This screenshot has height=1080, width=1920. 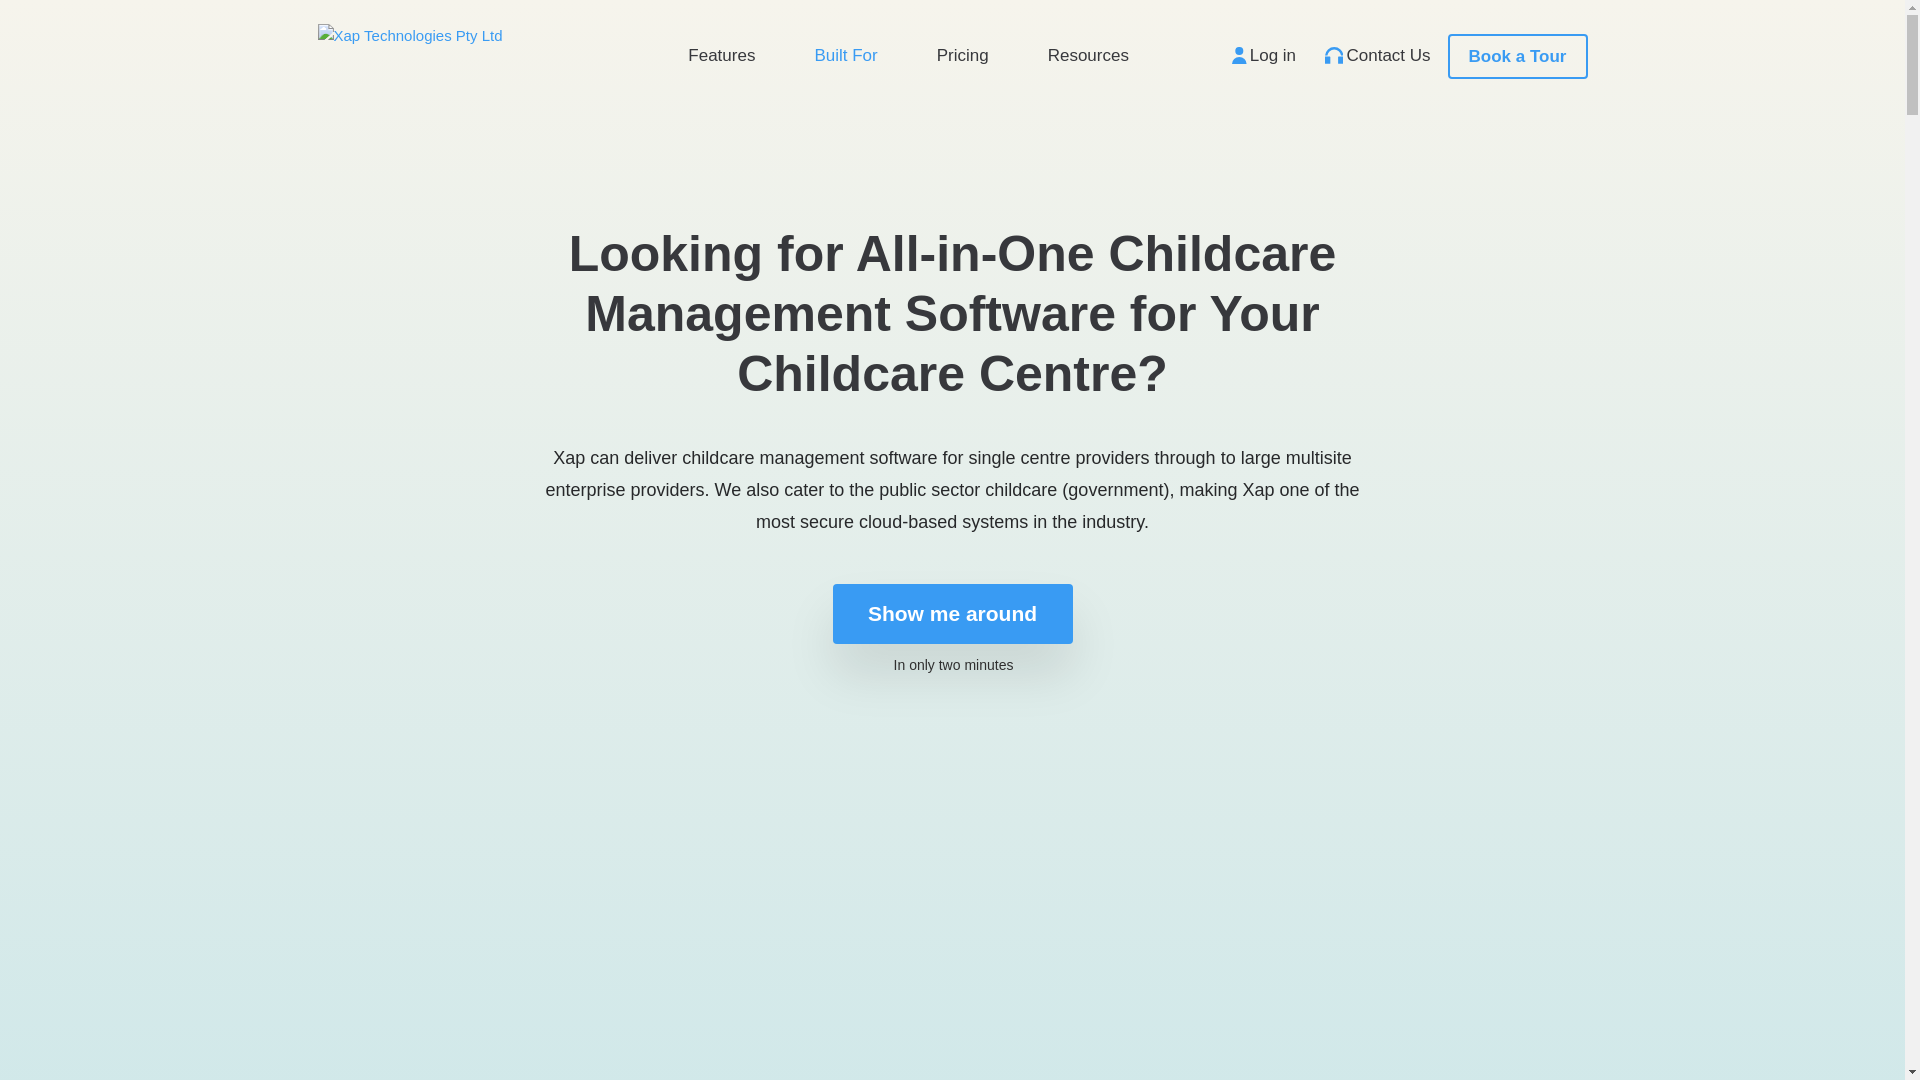 I want to click on 'Log in', so click(x=1218, y=53).